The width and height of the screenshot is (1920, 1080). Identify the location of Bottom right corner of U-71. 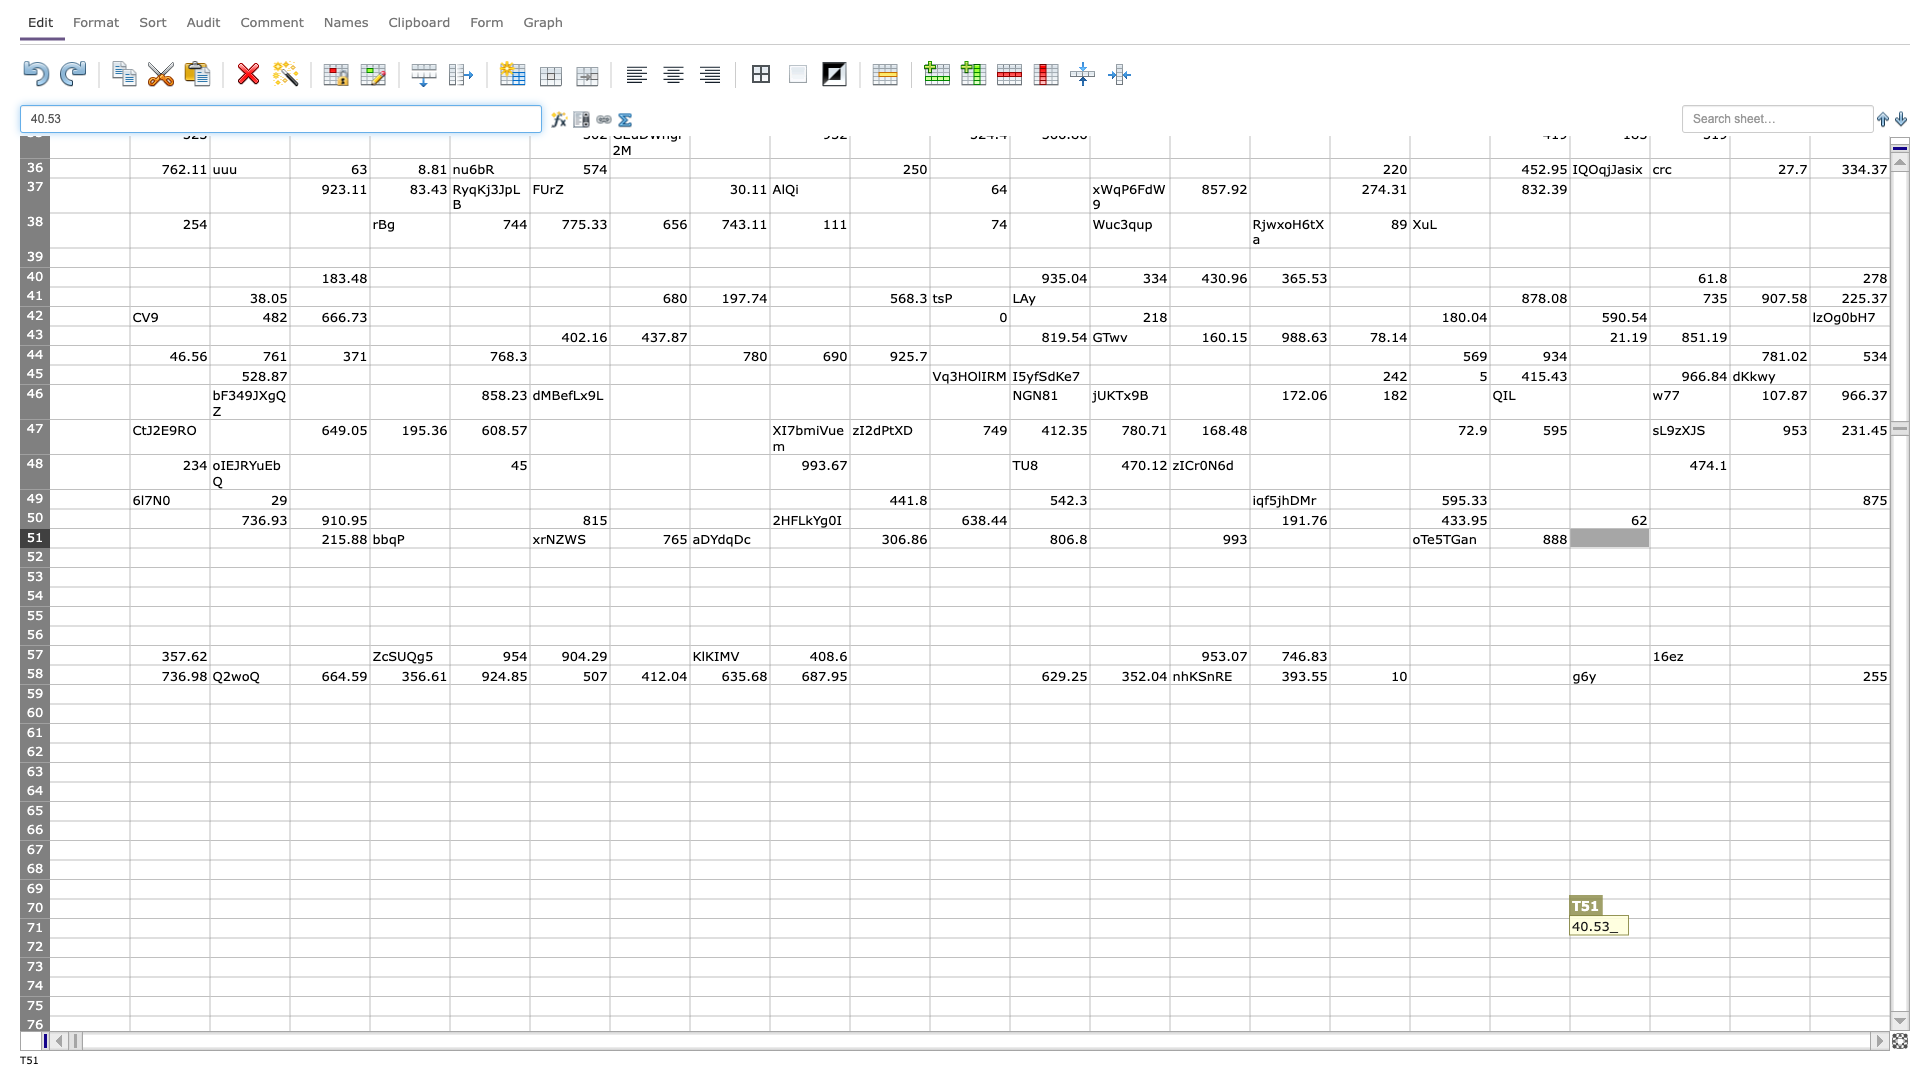
(1728, 937).